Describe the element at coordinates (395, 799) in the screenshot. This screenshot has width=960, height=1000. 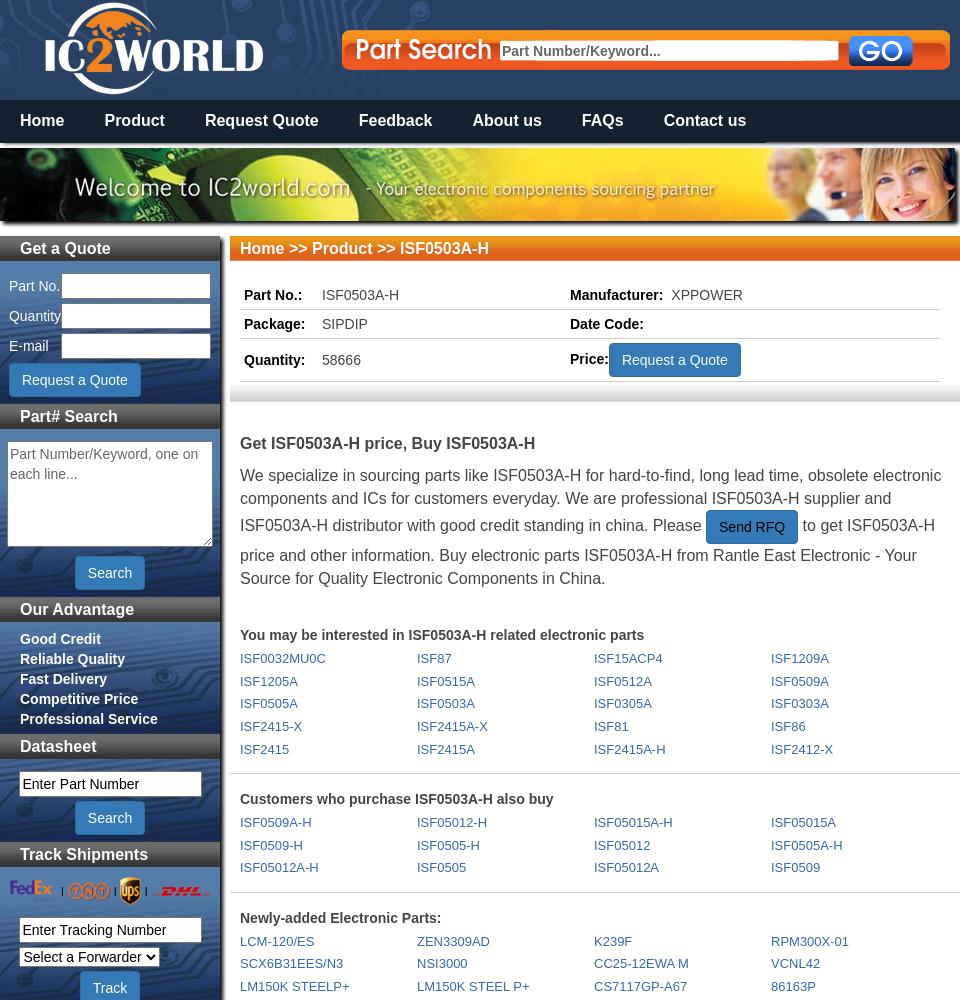
I see `'Customers who purchase ISF0503A-H also buy'` at that location.